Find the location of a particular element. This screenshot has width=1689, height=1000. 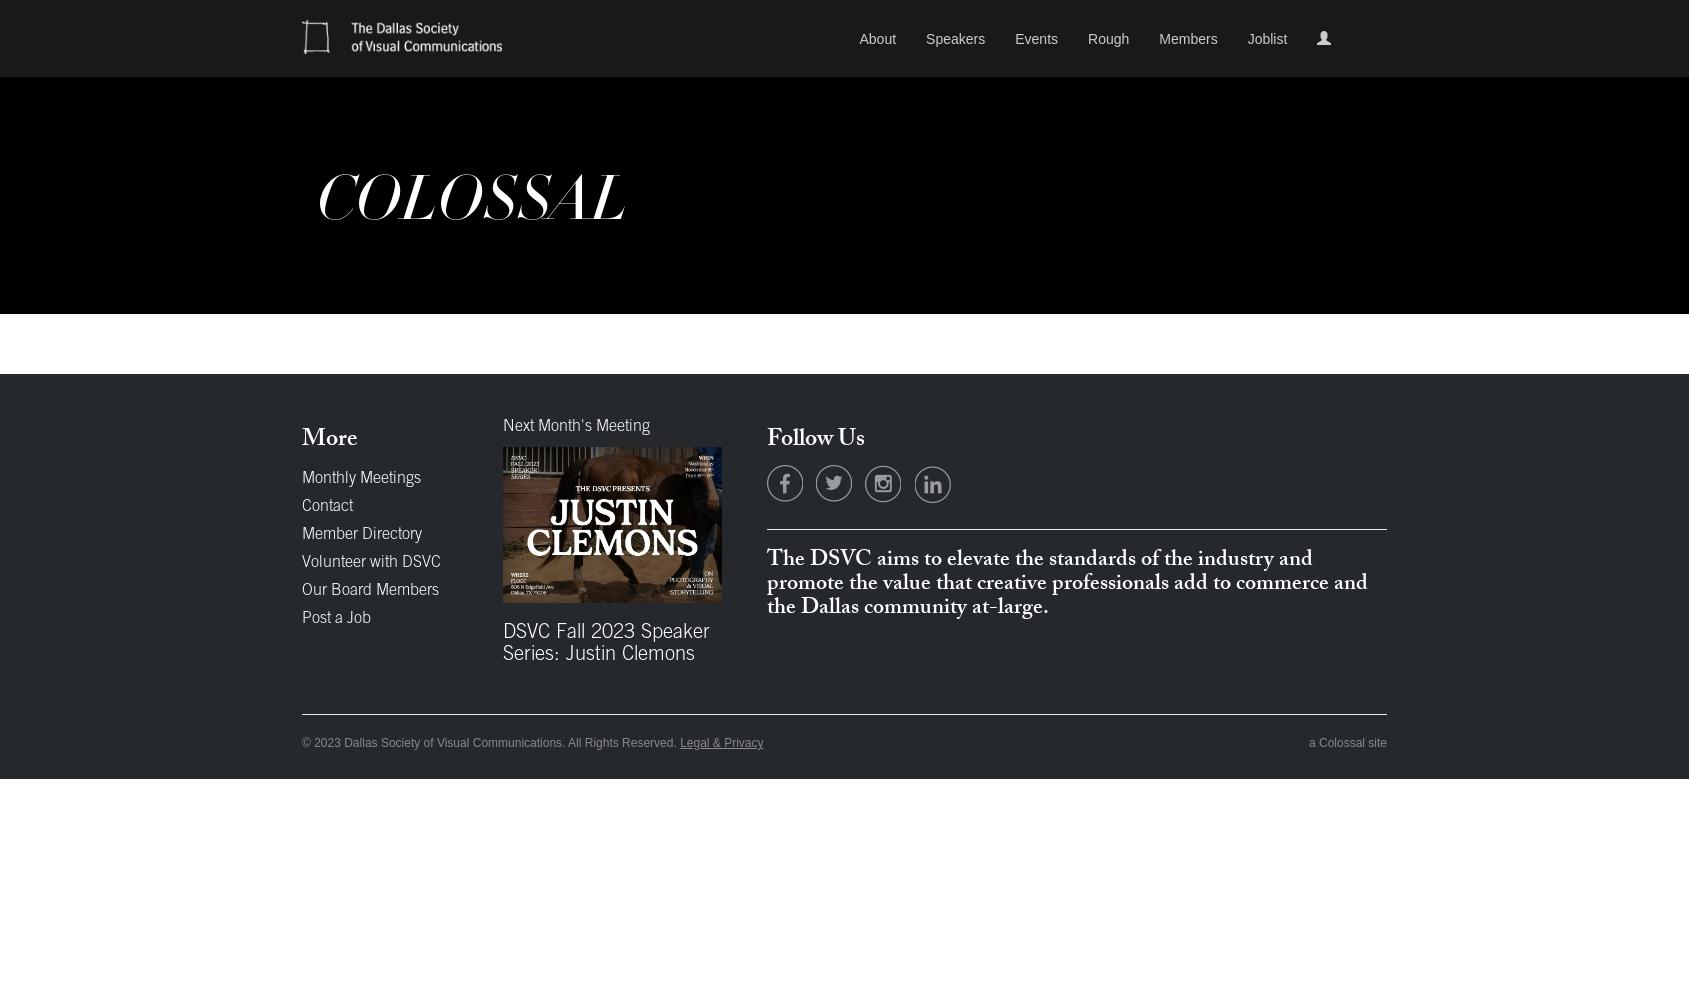

'Member Directory' is located at coordinates (361, 535).